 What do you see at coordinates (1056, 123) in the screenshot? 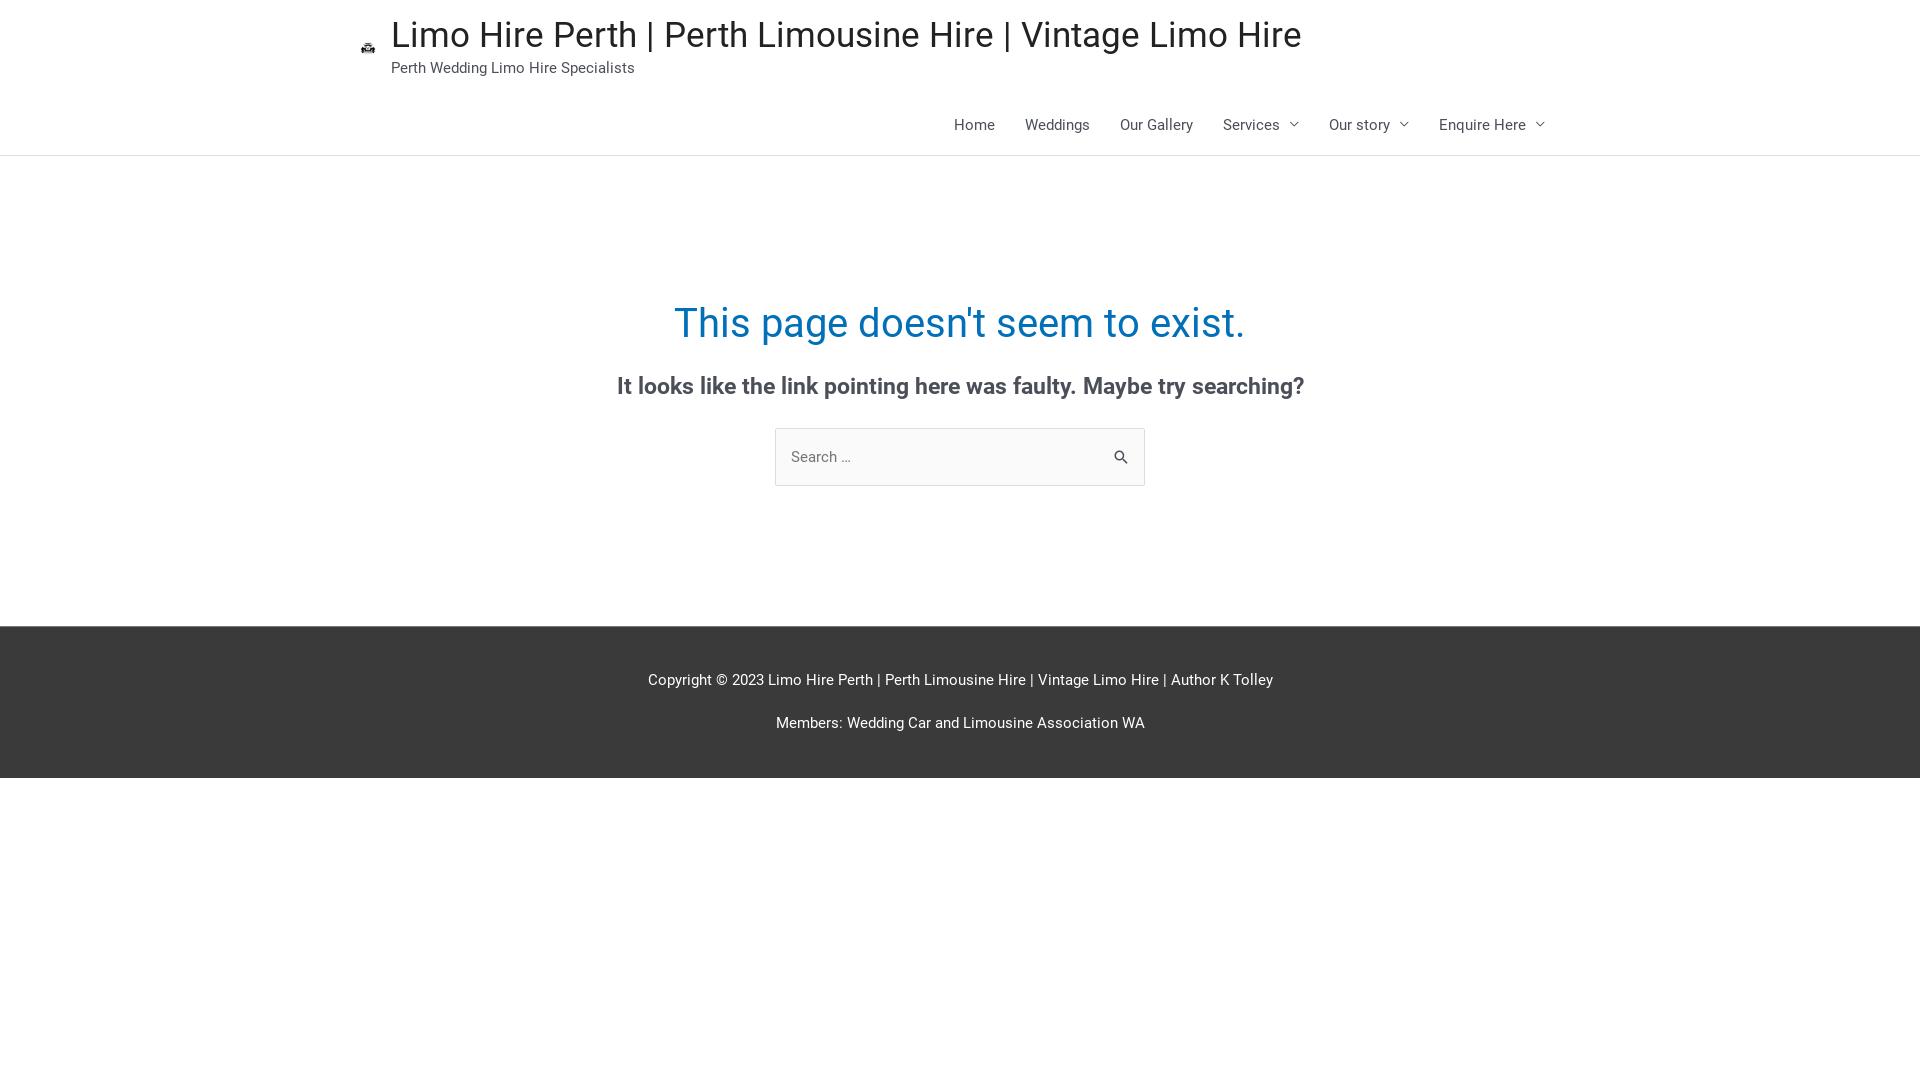
I see `'Weddings'` at bounding box center [1056, 123].